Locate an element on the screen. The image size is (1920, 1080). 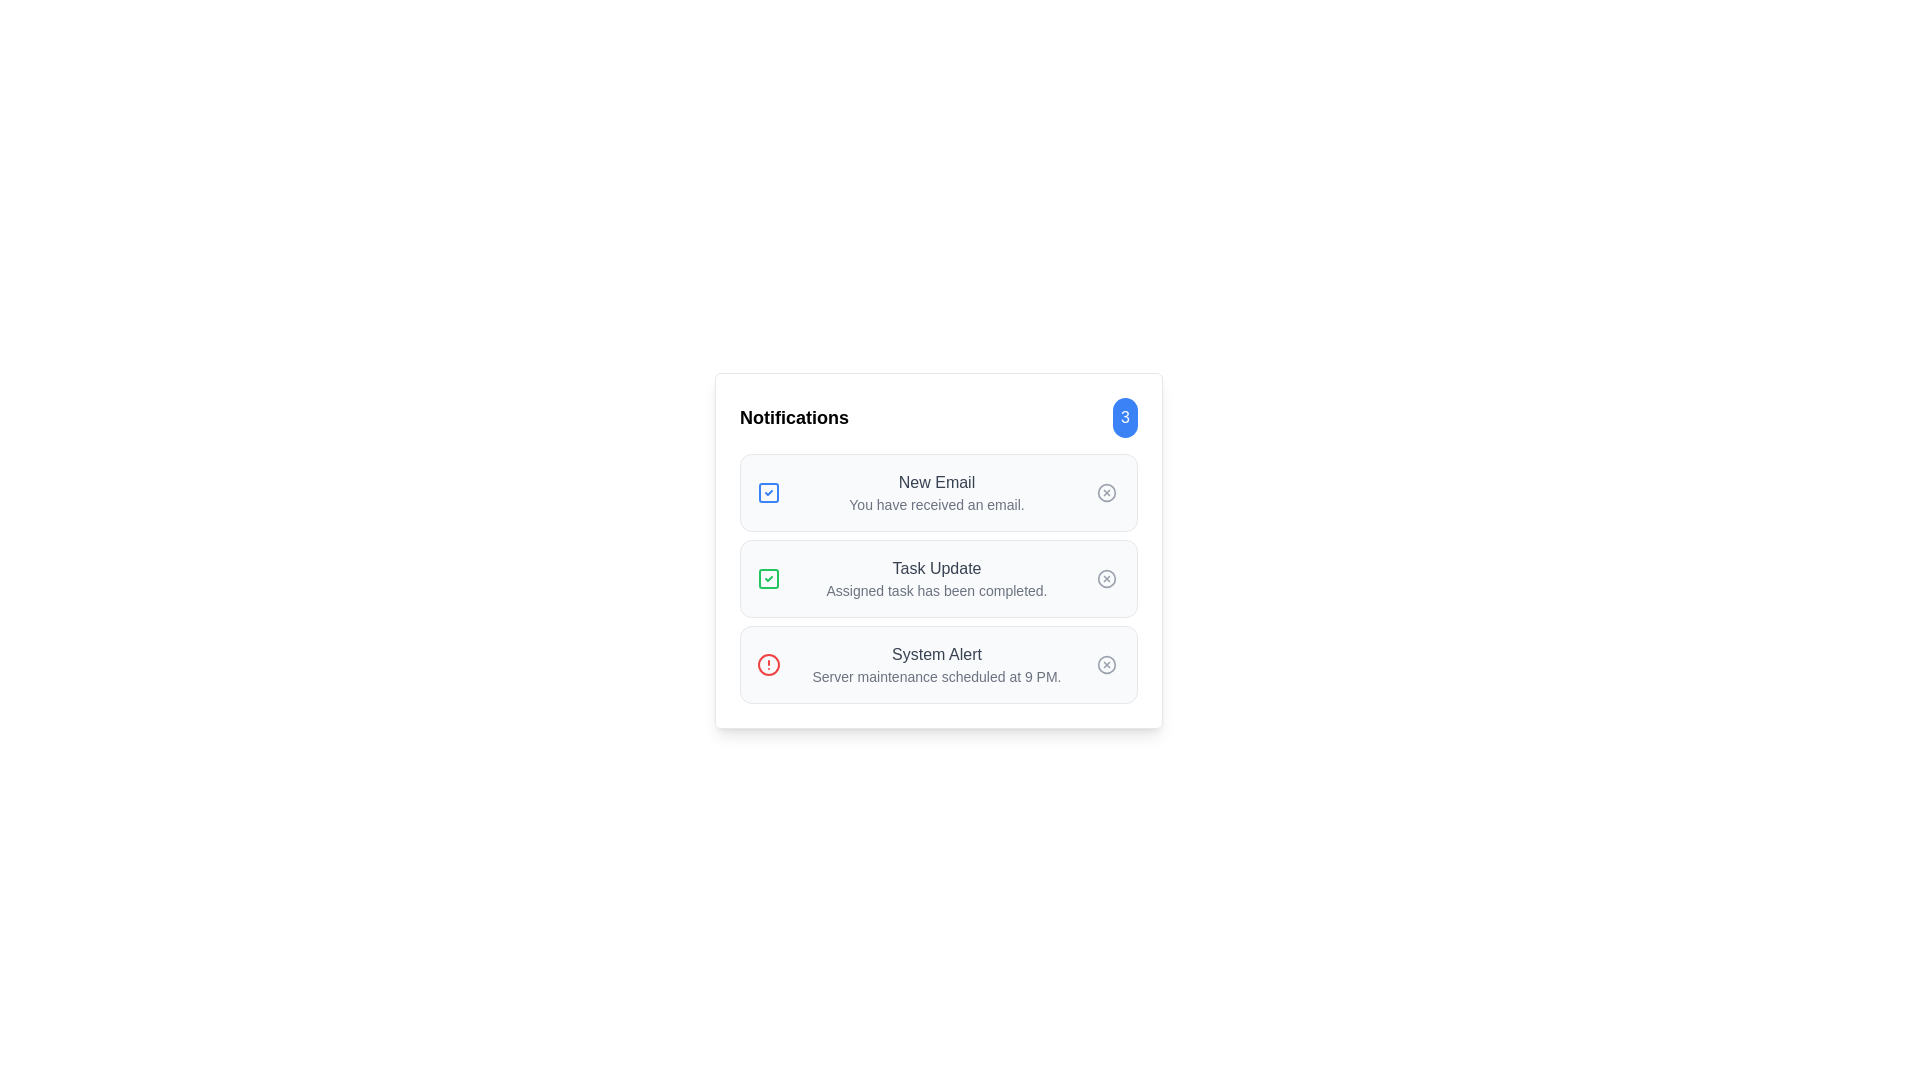
the dismiss button located at the far-right side of the 'System Alert' notification panel is located at coordinates (1106, 664).